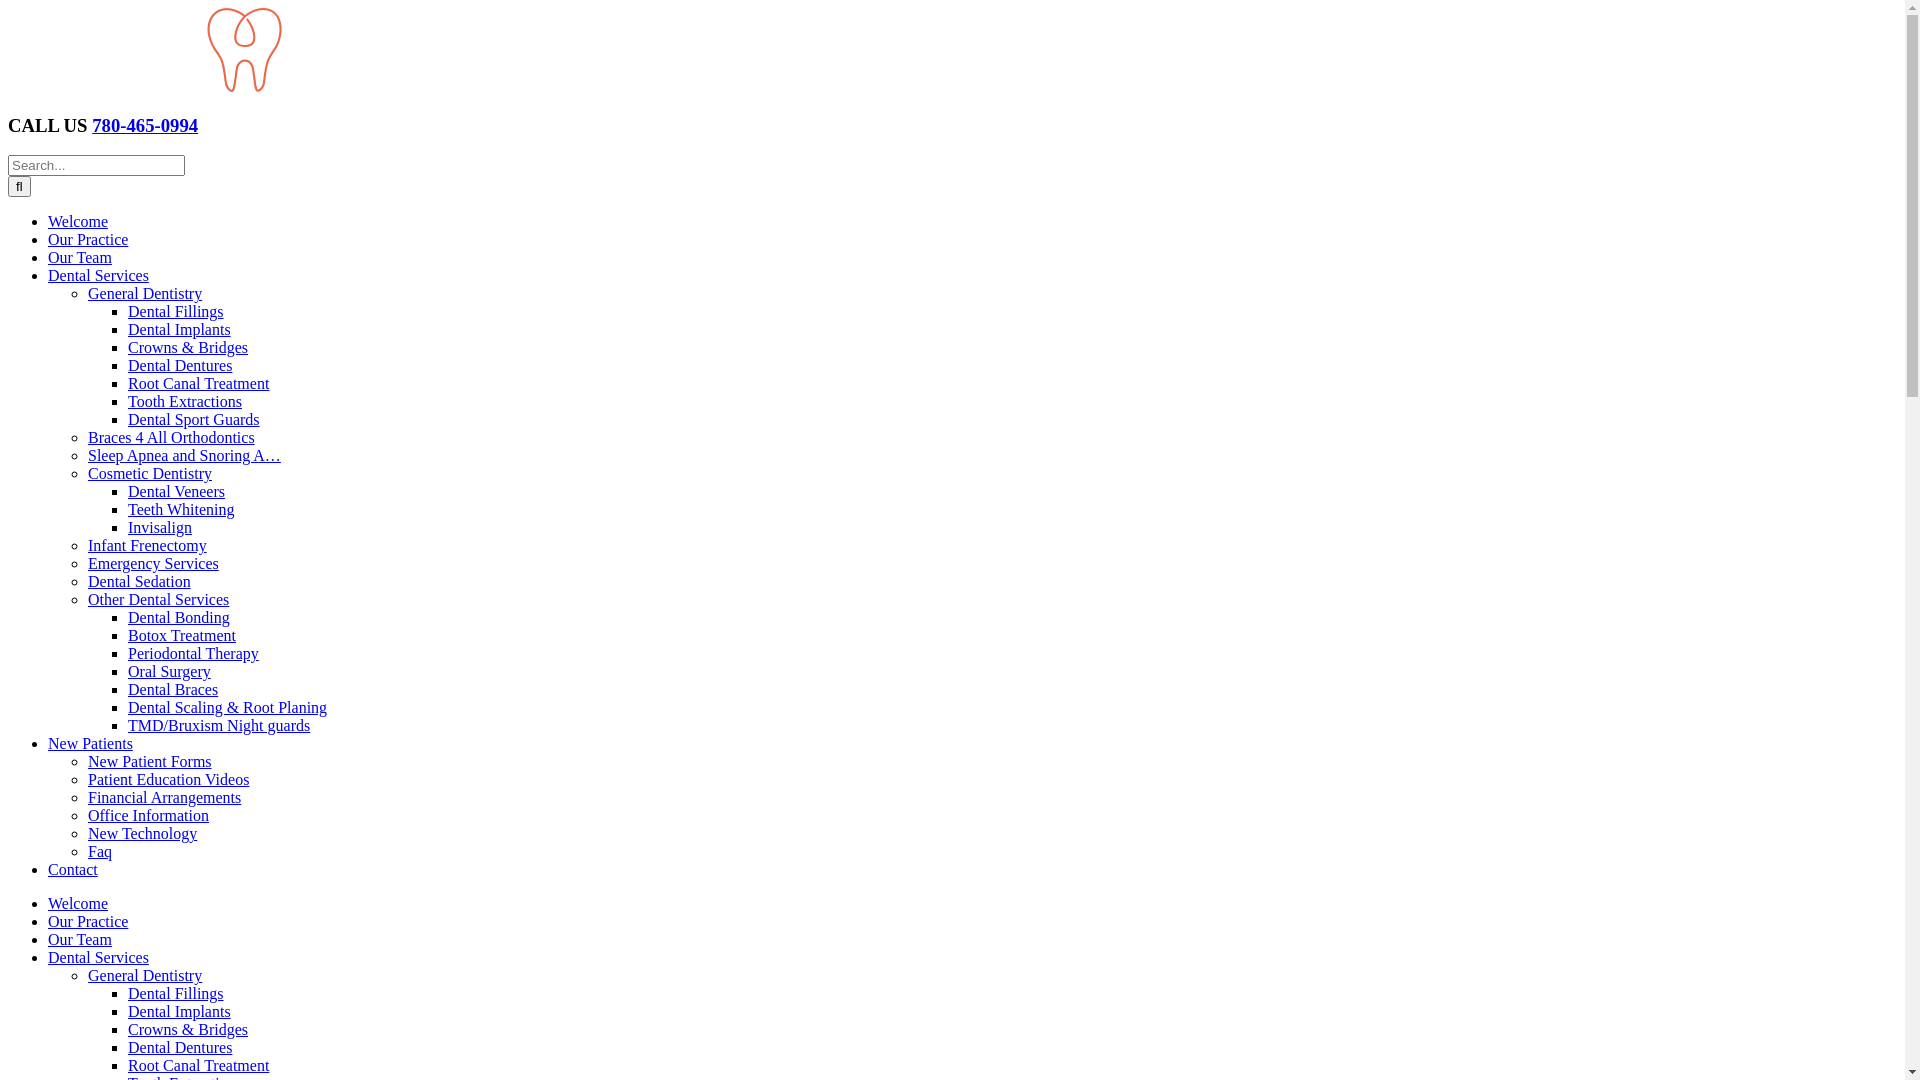 This screenshot has height=1080, width=1920. Describe the element at coordinates (152, 563) in the screenshot. I see `'Emergency Services'` at that location.